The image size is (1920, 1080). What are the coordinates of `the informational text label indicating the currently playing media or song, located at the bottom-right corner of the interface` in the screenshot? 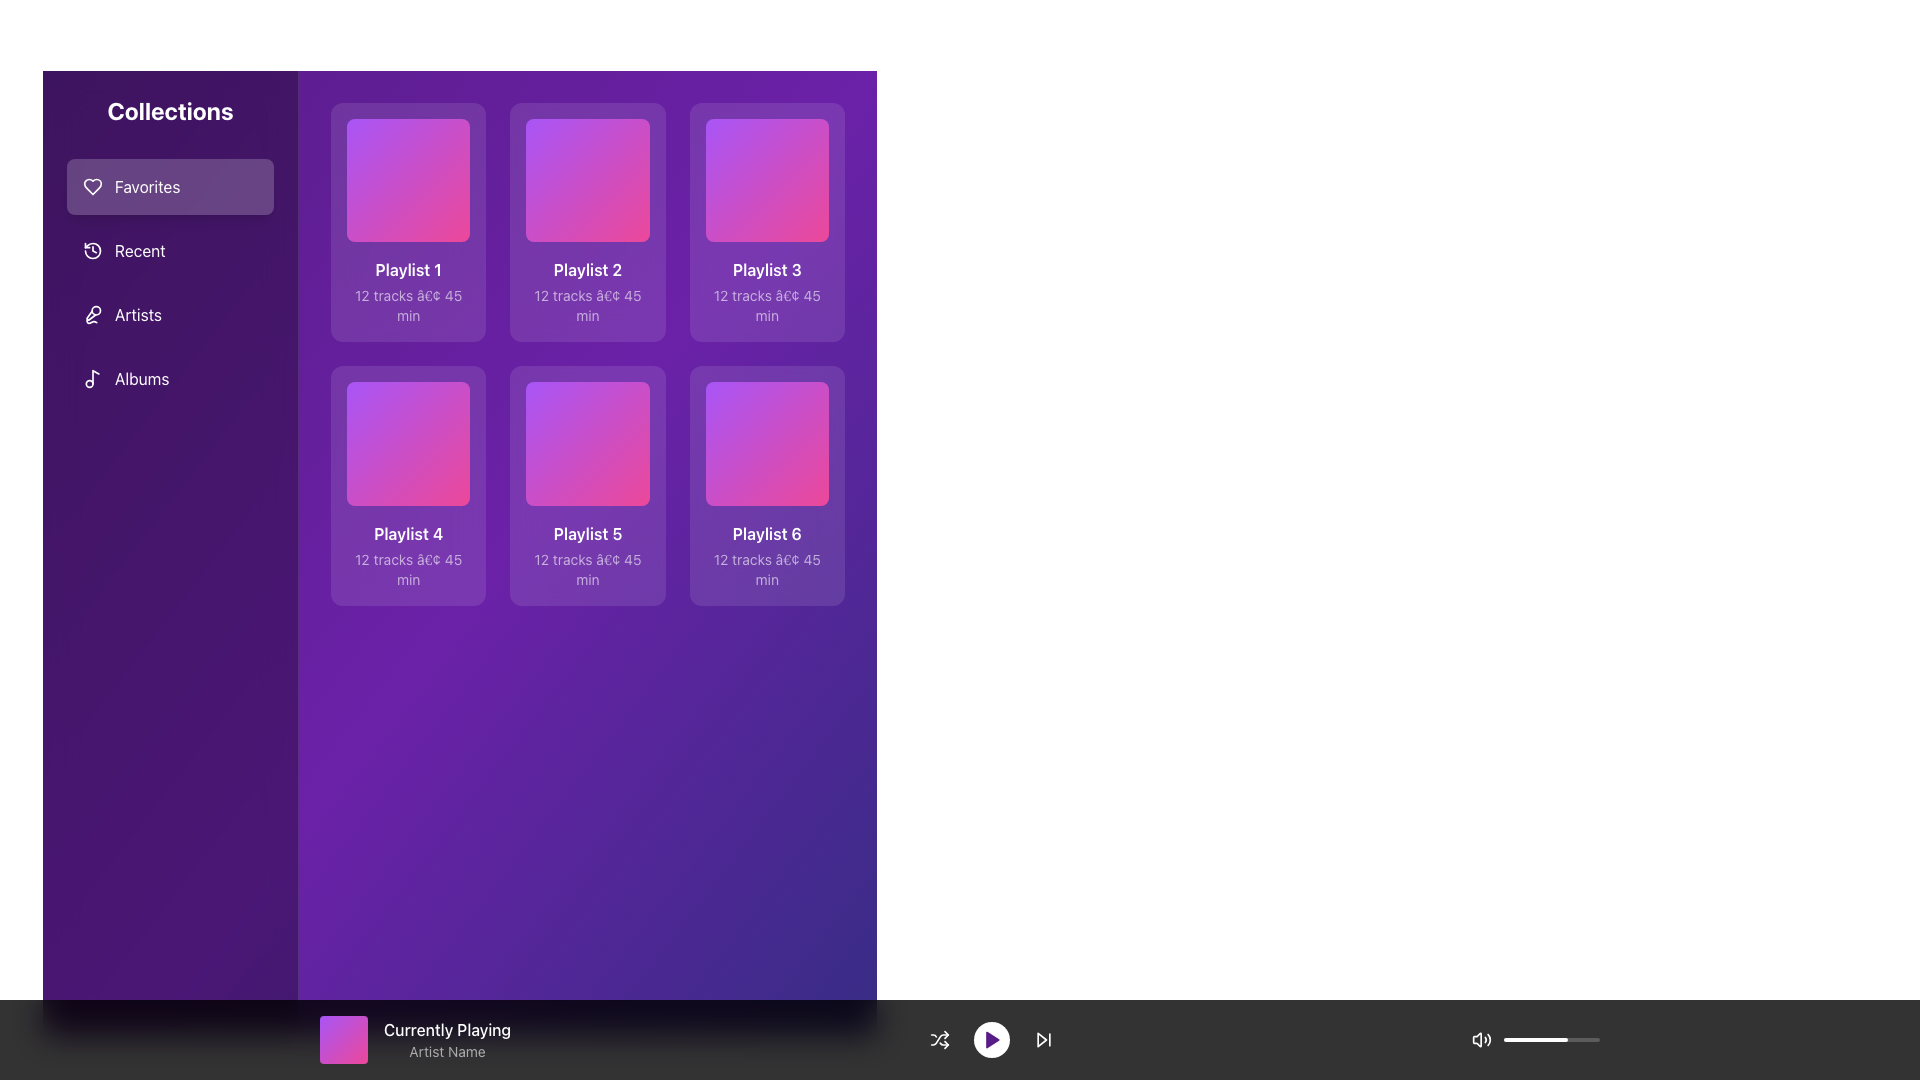 It's located at (446, 1029).